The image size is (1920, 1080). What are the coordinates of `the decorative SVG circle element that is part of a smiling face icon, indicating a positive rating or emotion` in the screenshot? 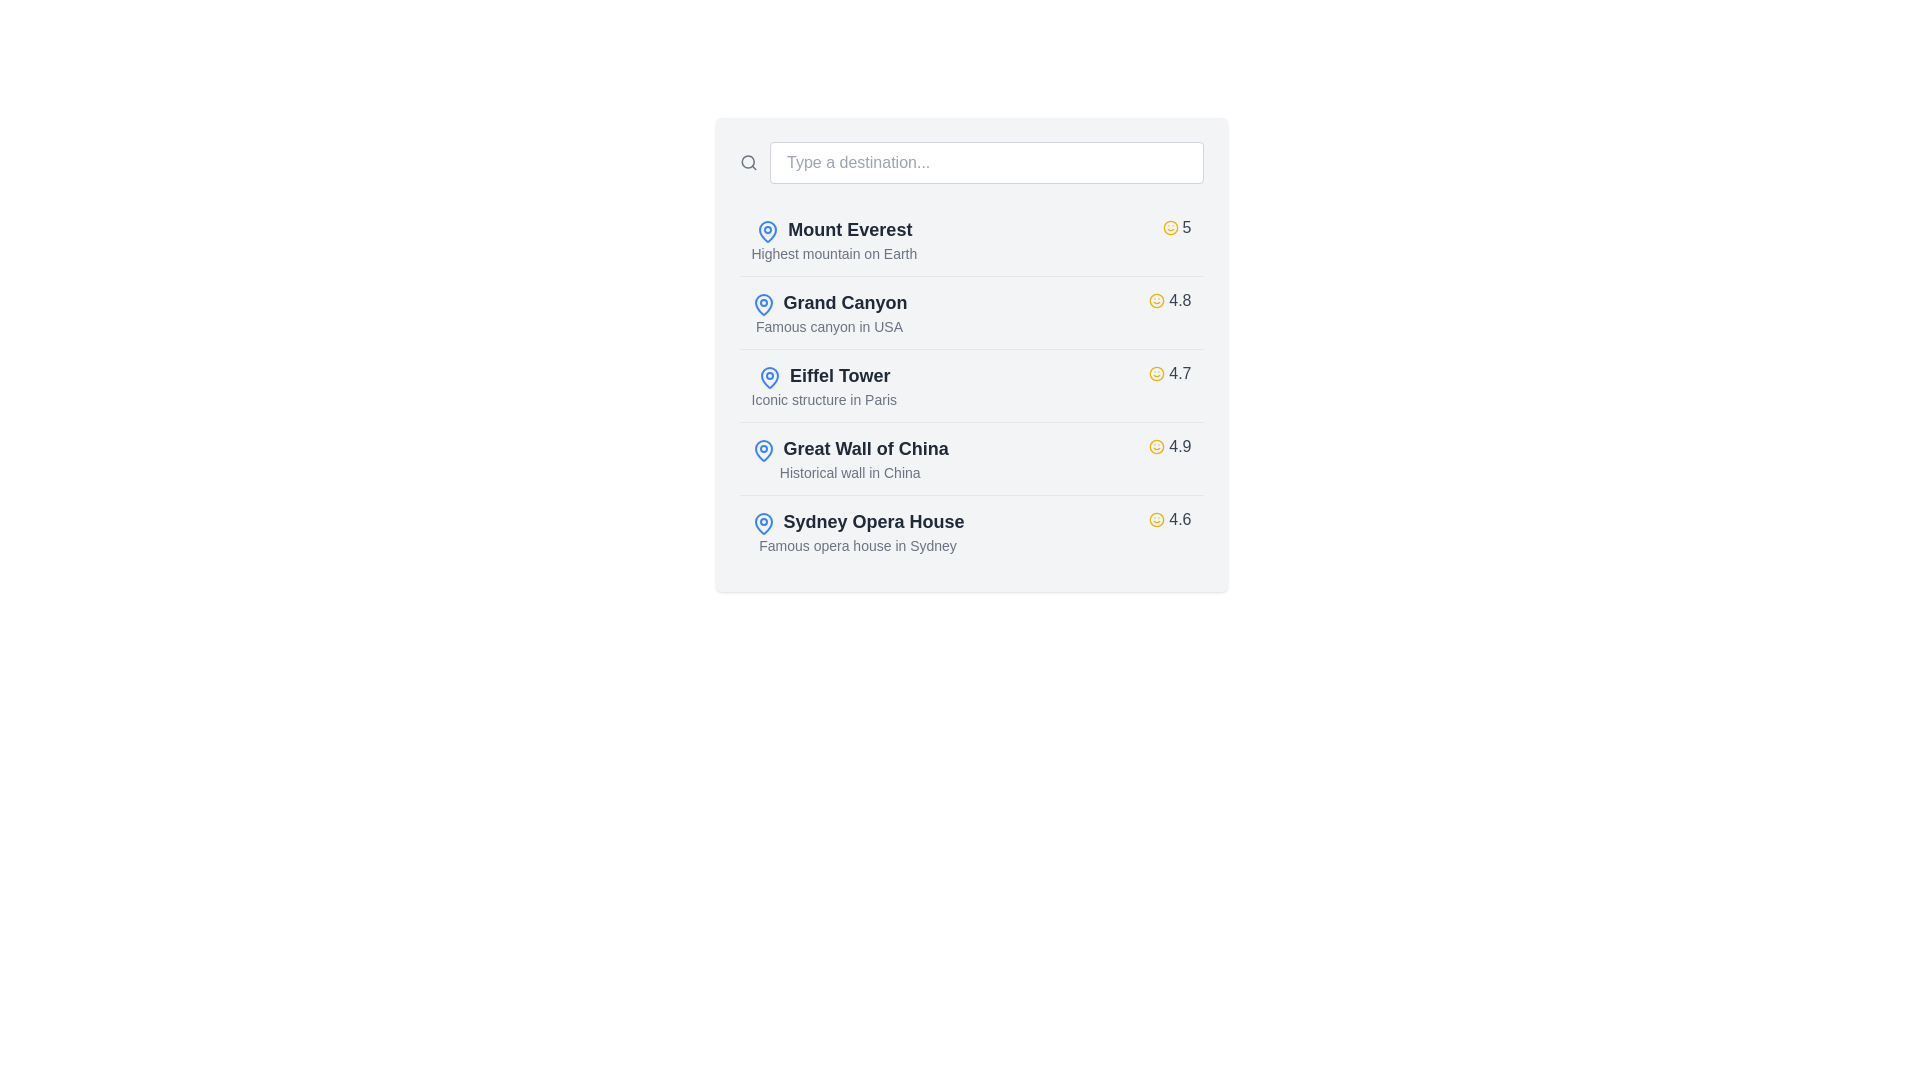 It's located at (1170, 226).